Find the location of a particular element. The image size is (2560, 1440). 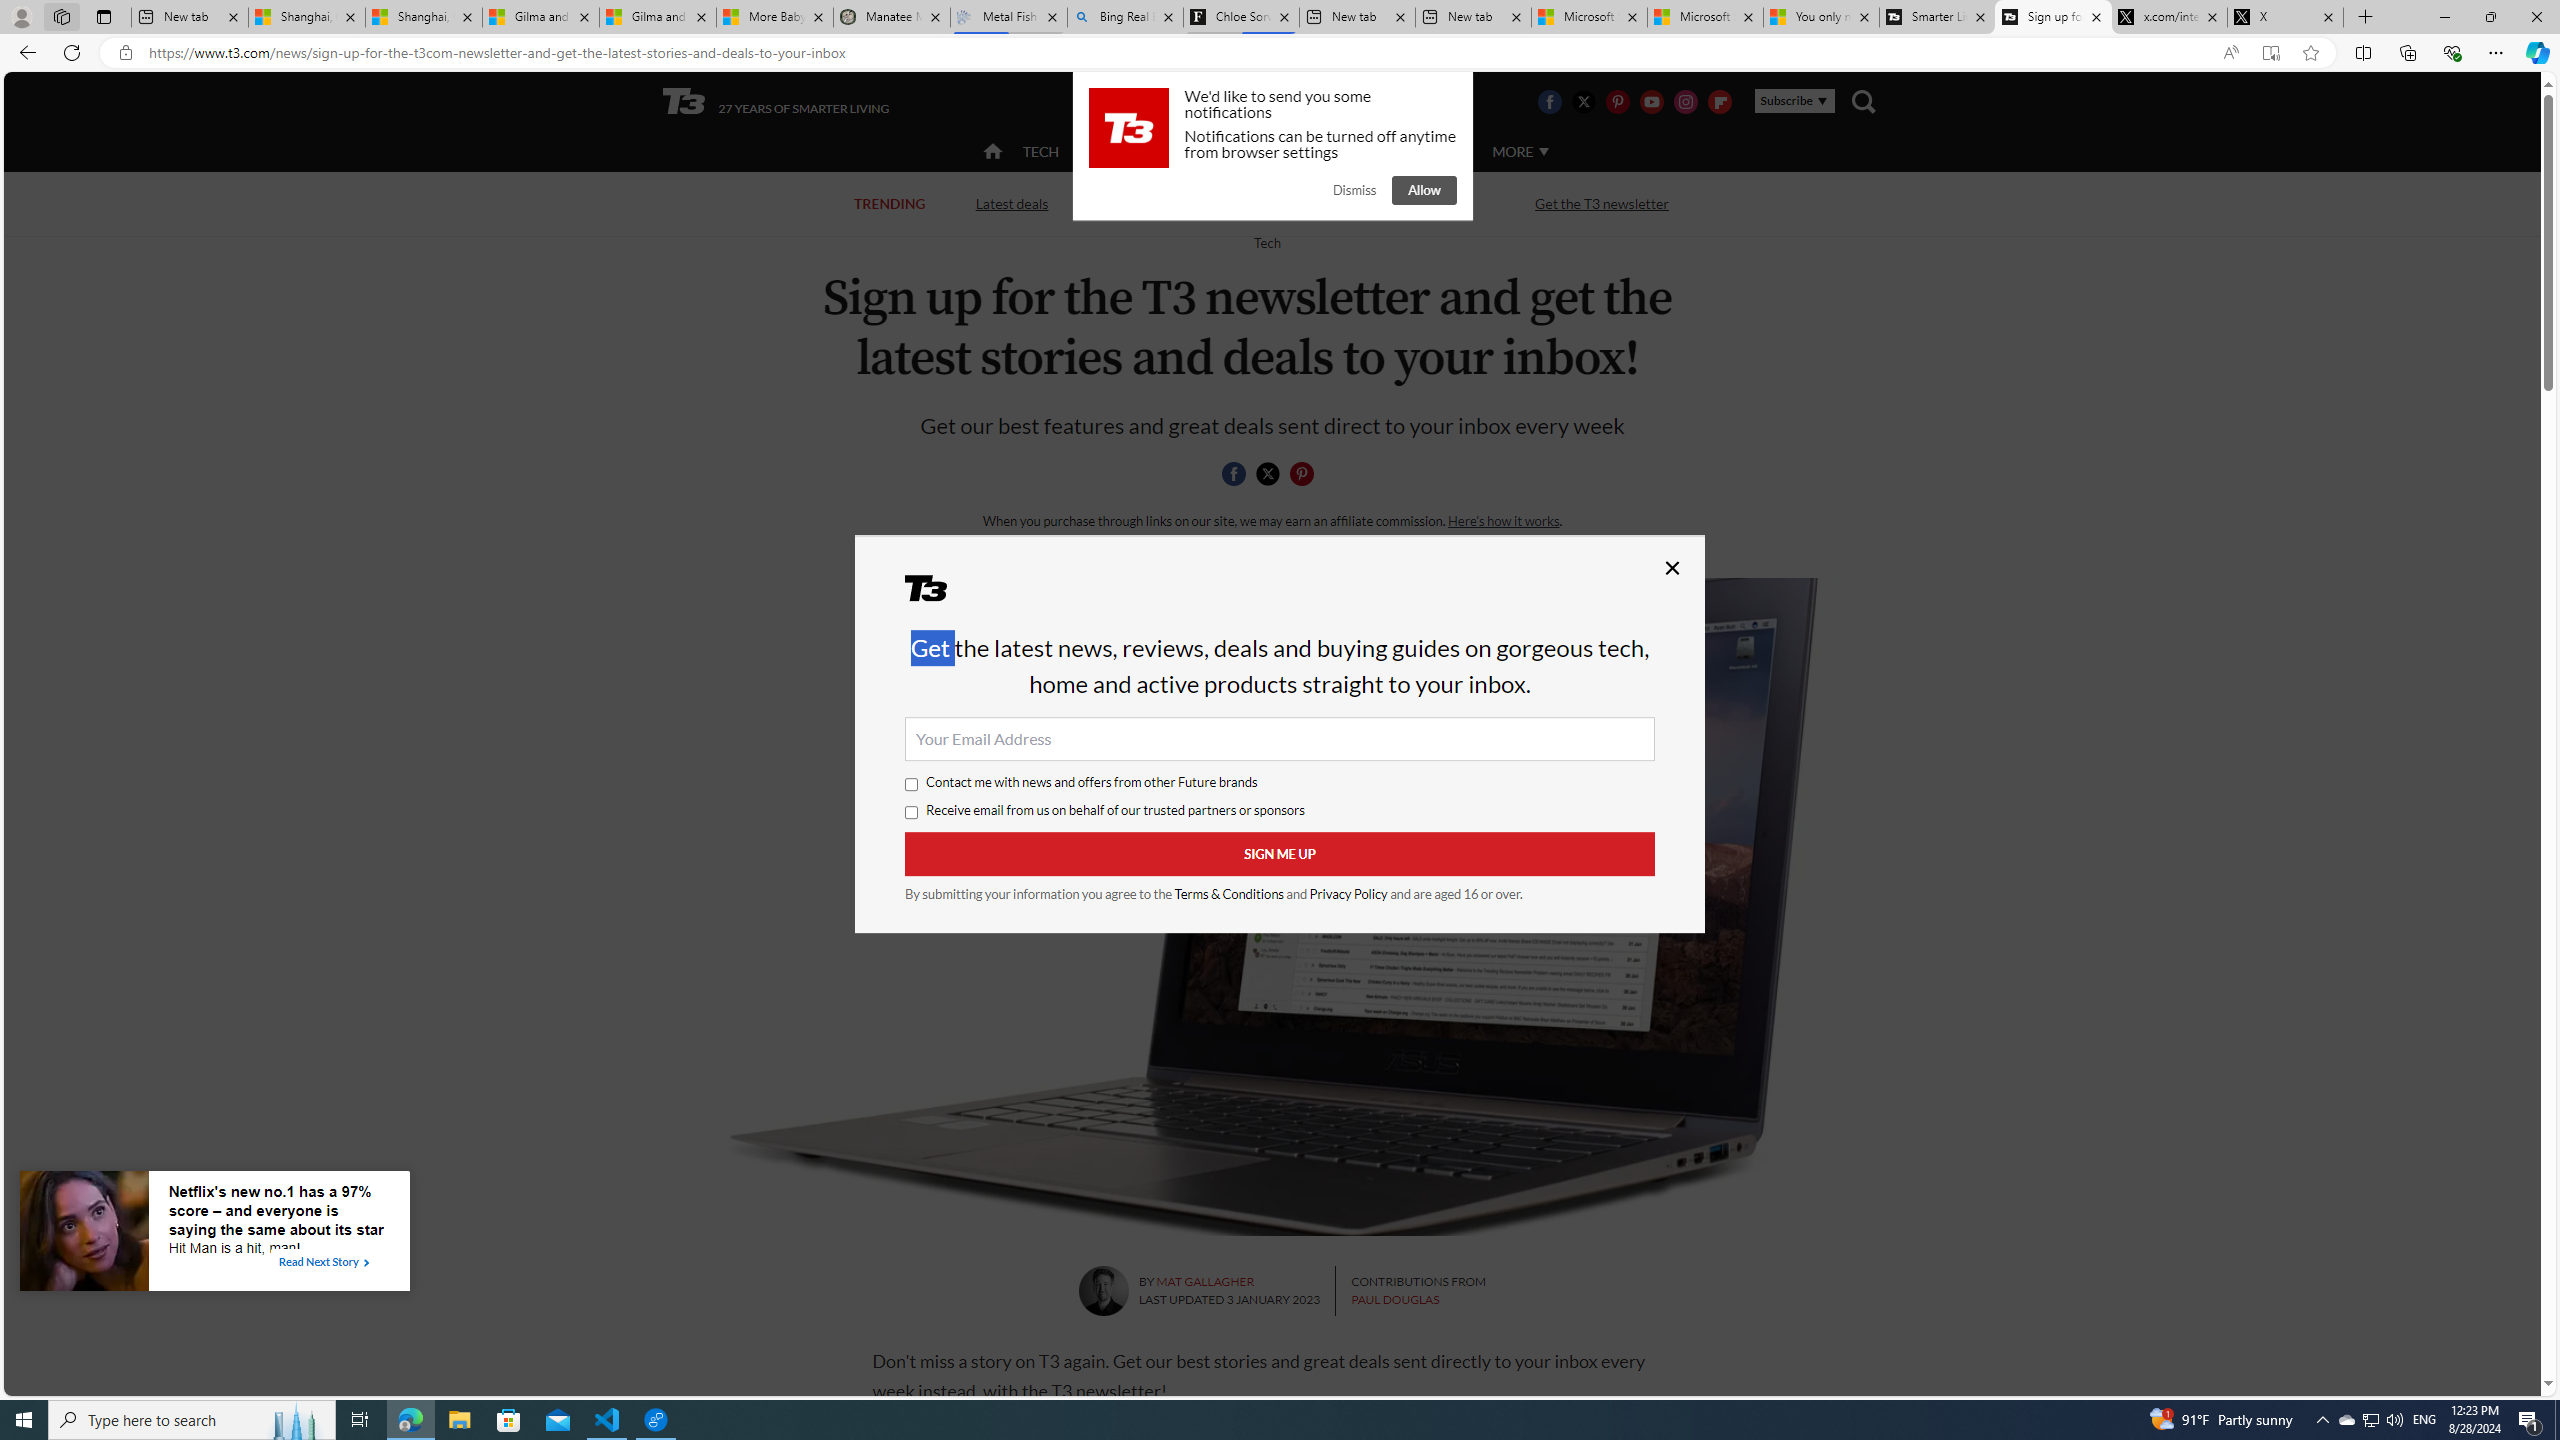

'LUXURY' is located at coordinates (1345, 150).